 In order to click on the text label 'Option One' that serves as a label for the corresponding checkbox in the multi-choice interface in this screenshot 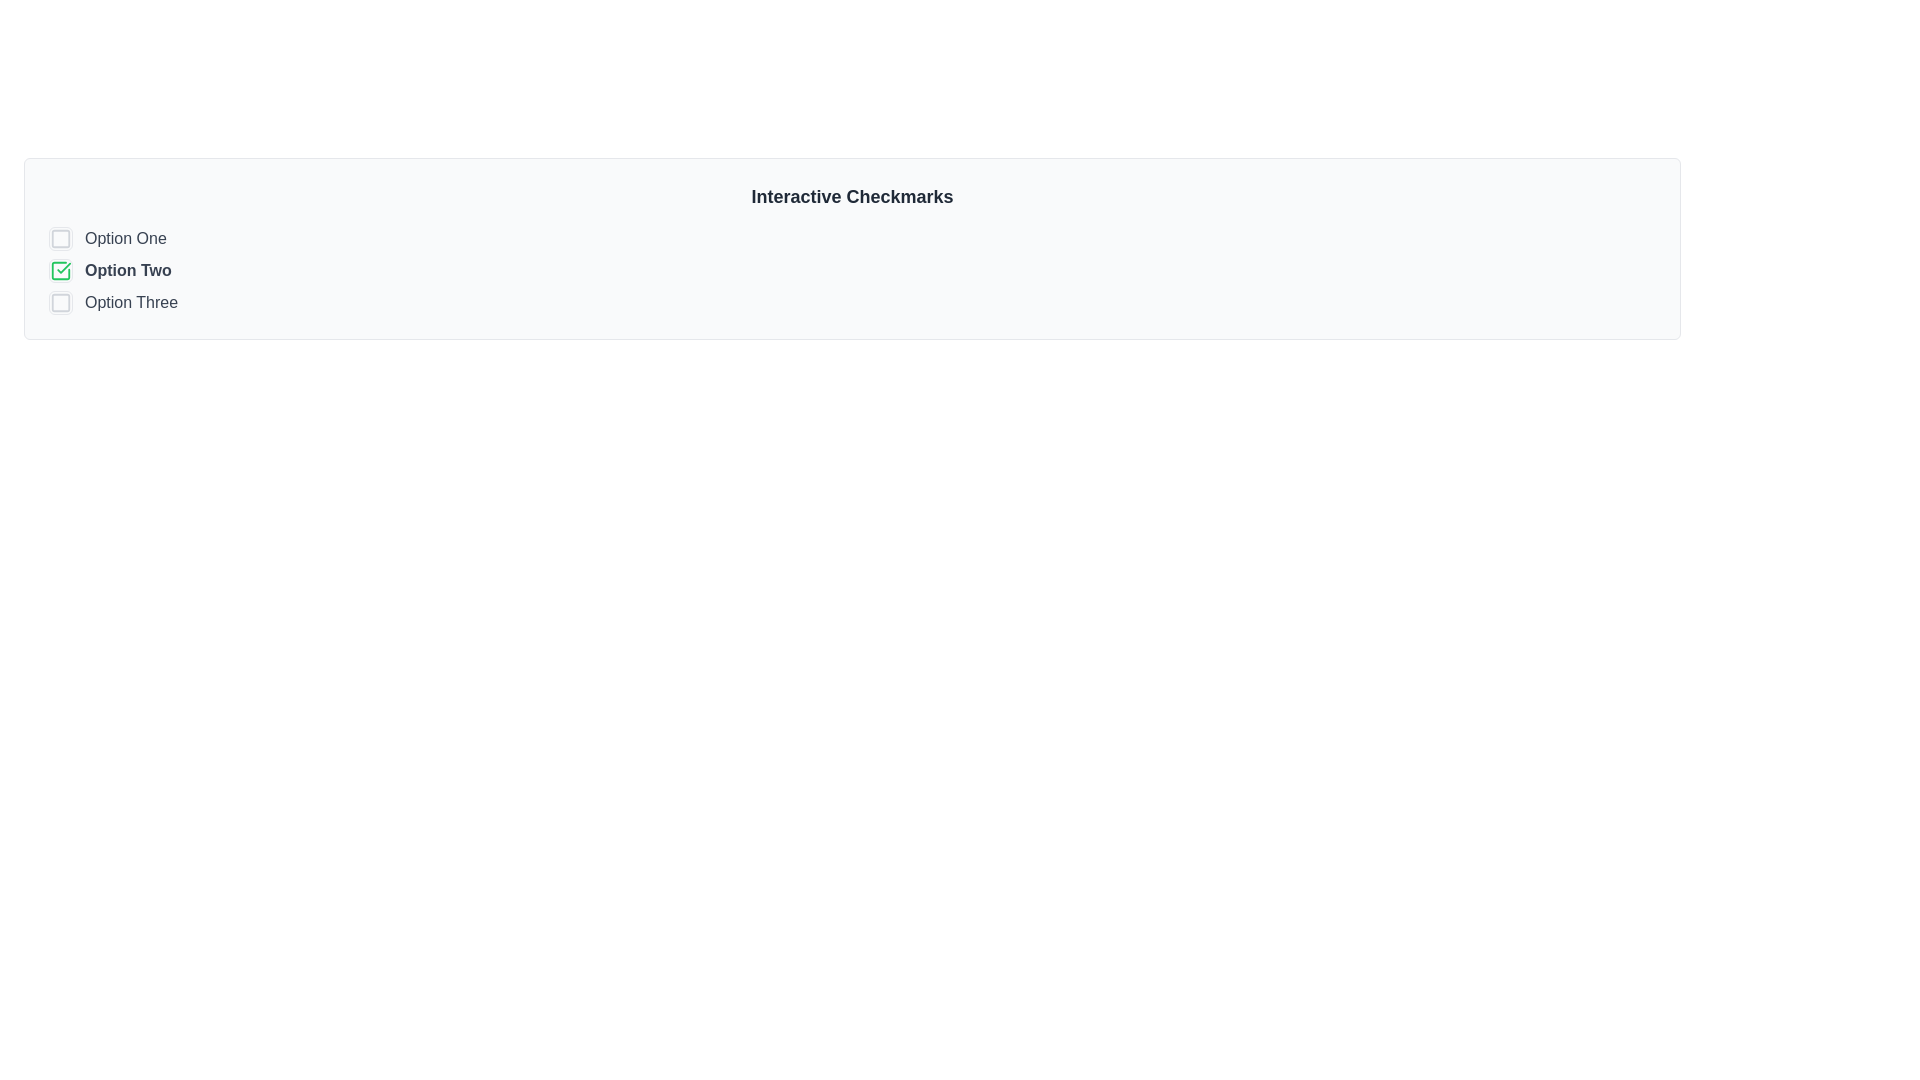, I will do `click(124, 238)`.